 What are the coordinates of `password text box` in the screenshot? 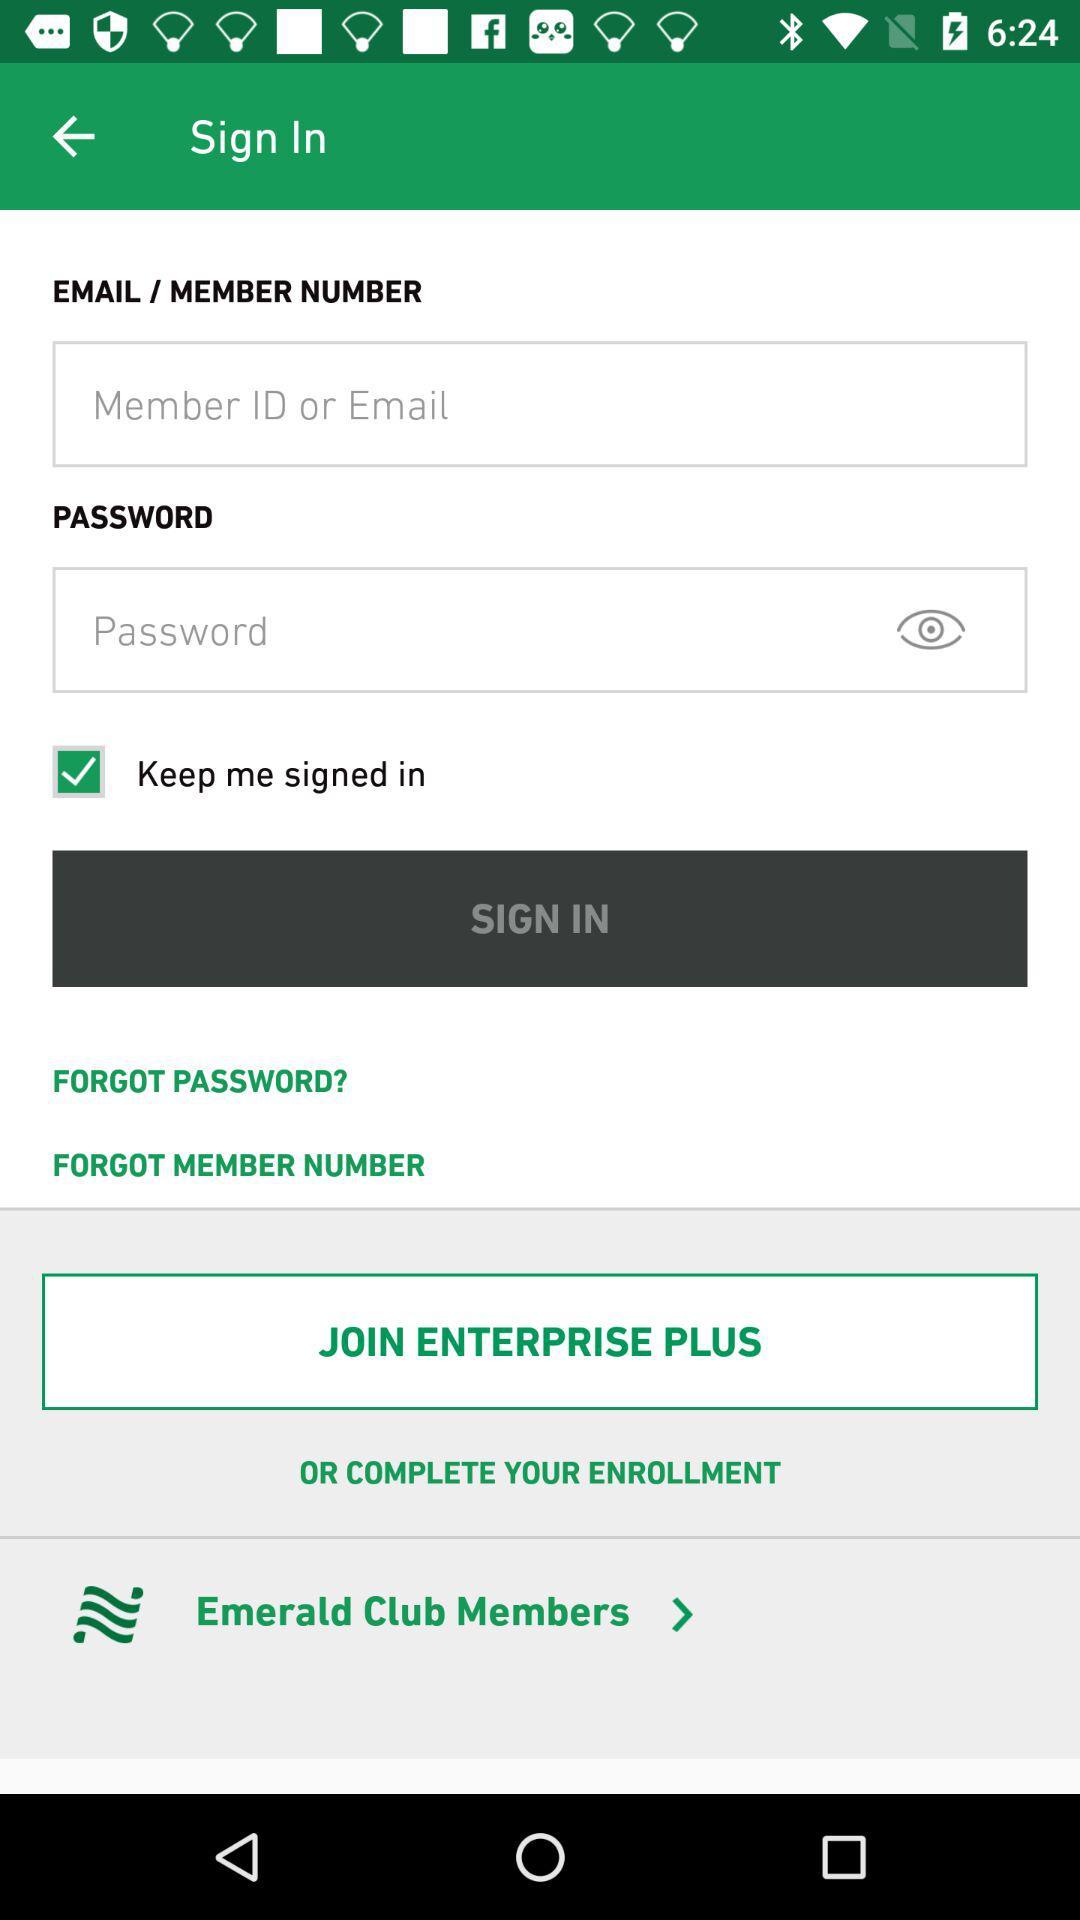 It's located at (540, 628).